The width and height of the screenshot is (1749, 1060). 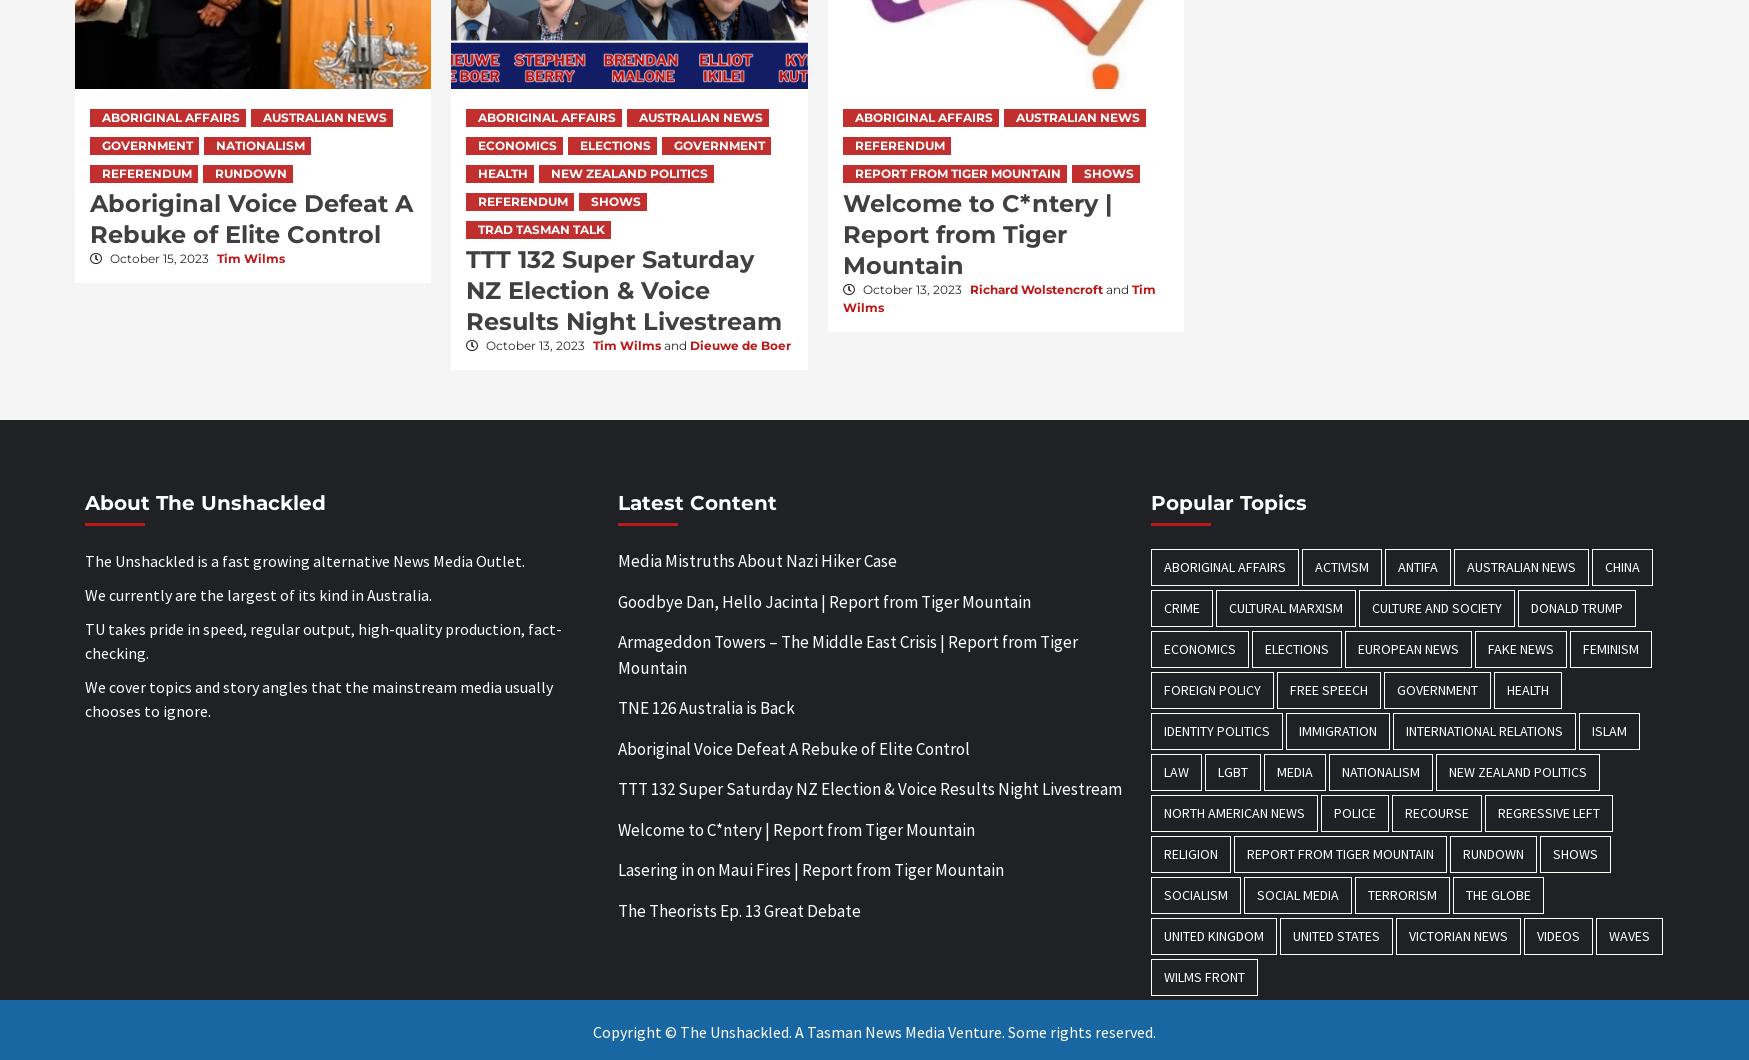 What do you see at coordinates (1297, 894) in the screenshot?
I see `'Social Media'` at bounding box center [1297, 894].